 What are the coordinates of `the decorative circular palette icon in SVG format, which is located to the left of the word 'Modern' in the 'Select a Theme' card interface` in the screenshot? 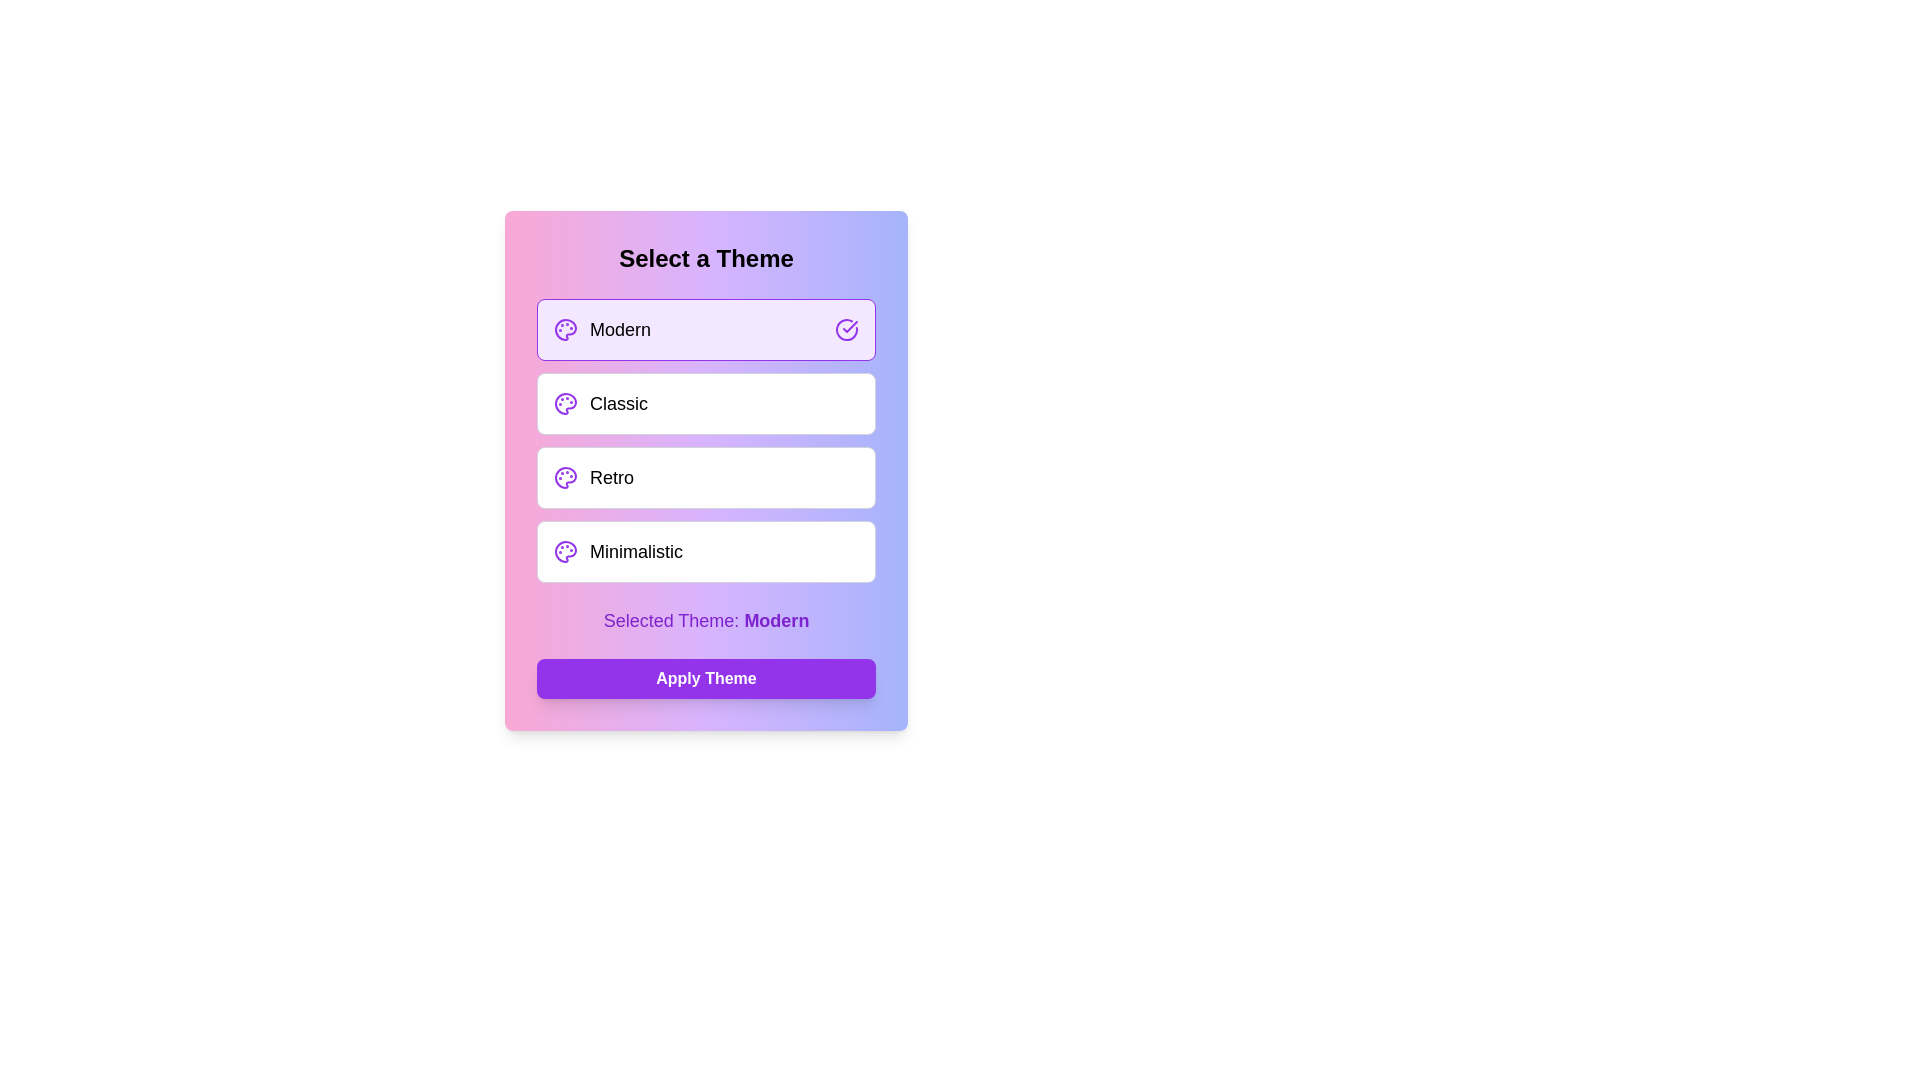 It's located at (565, 404).